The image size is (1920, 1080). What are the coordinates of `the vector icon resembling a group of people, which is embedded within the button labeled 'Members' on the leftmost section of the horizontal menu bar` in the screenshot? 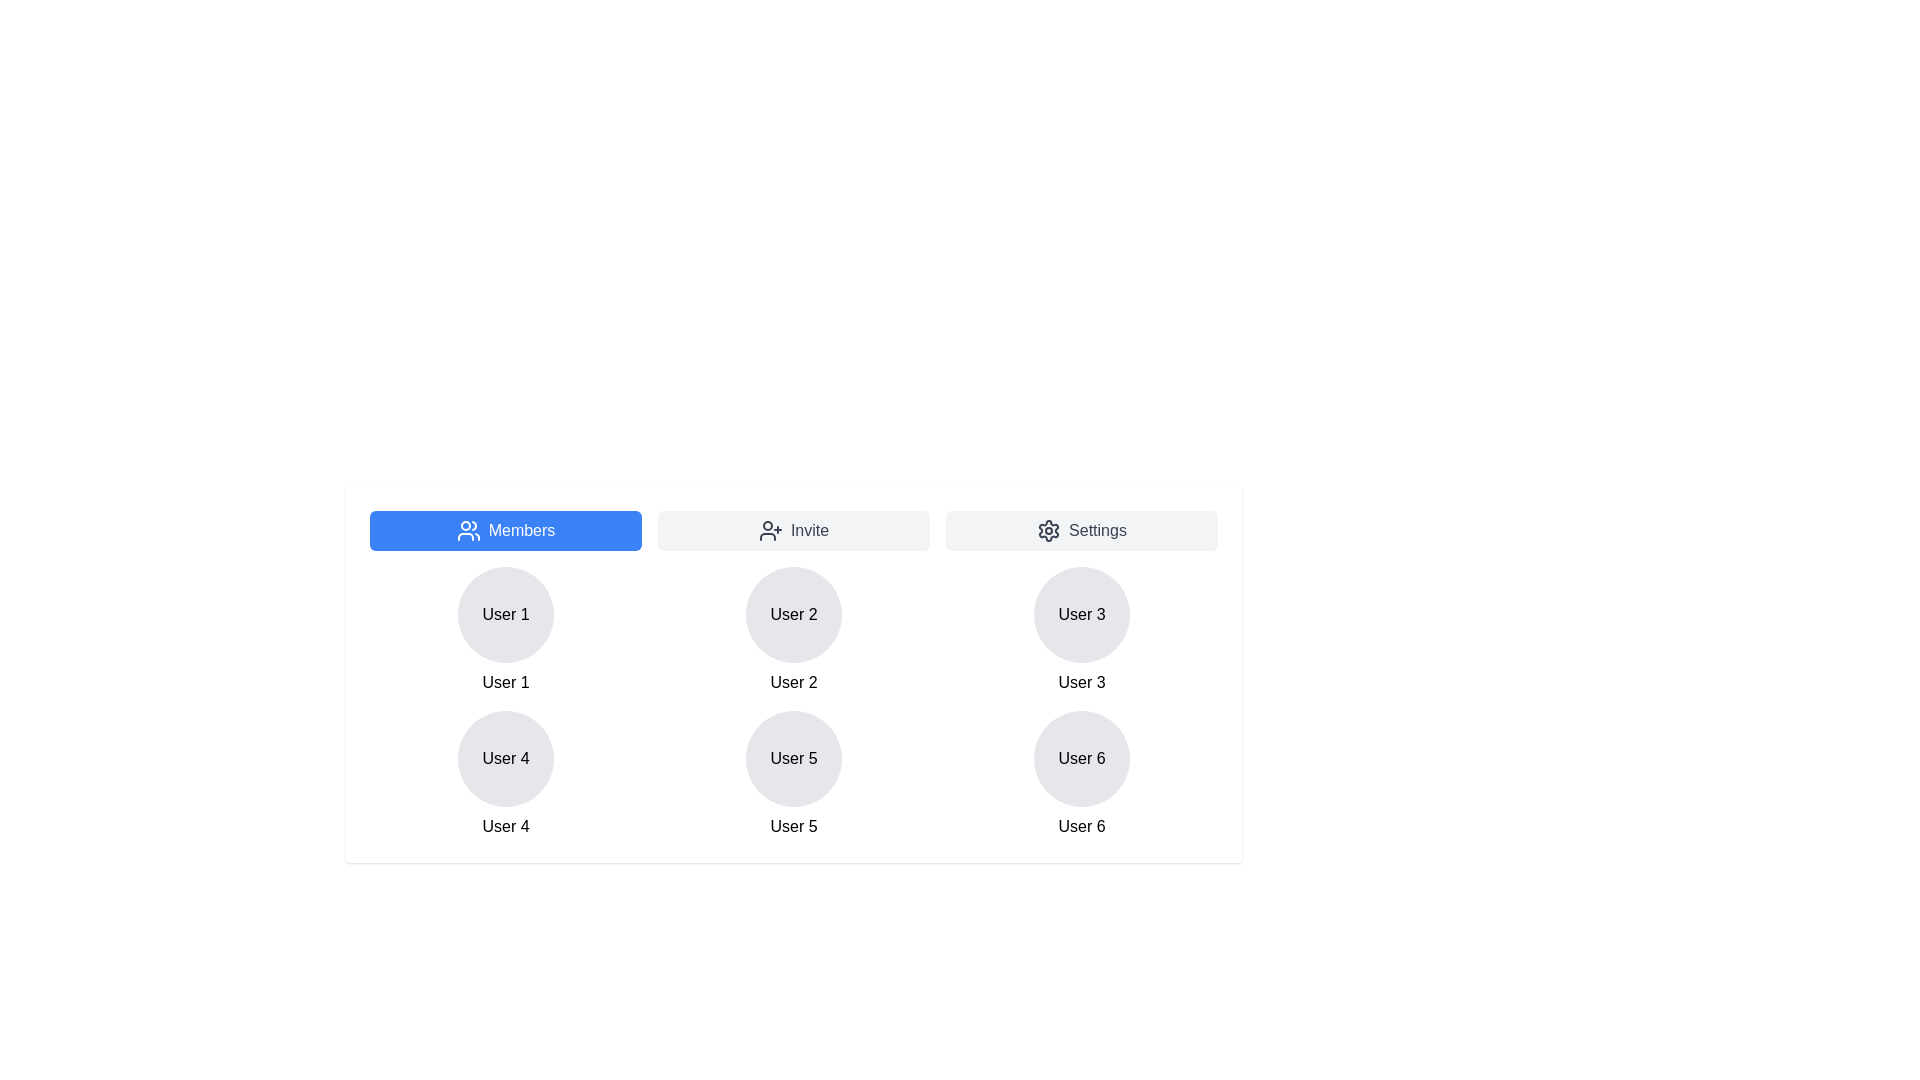 It's located at (467, 530).